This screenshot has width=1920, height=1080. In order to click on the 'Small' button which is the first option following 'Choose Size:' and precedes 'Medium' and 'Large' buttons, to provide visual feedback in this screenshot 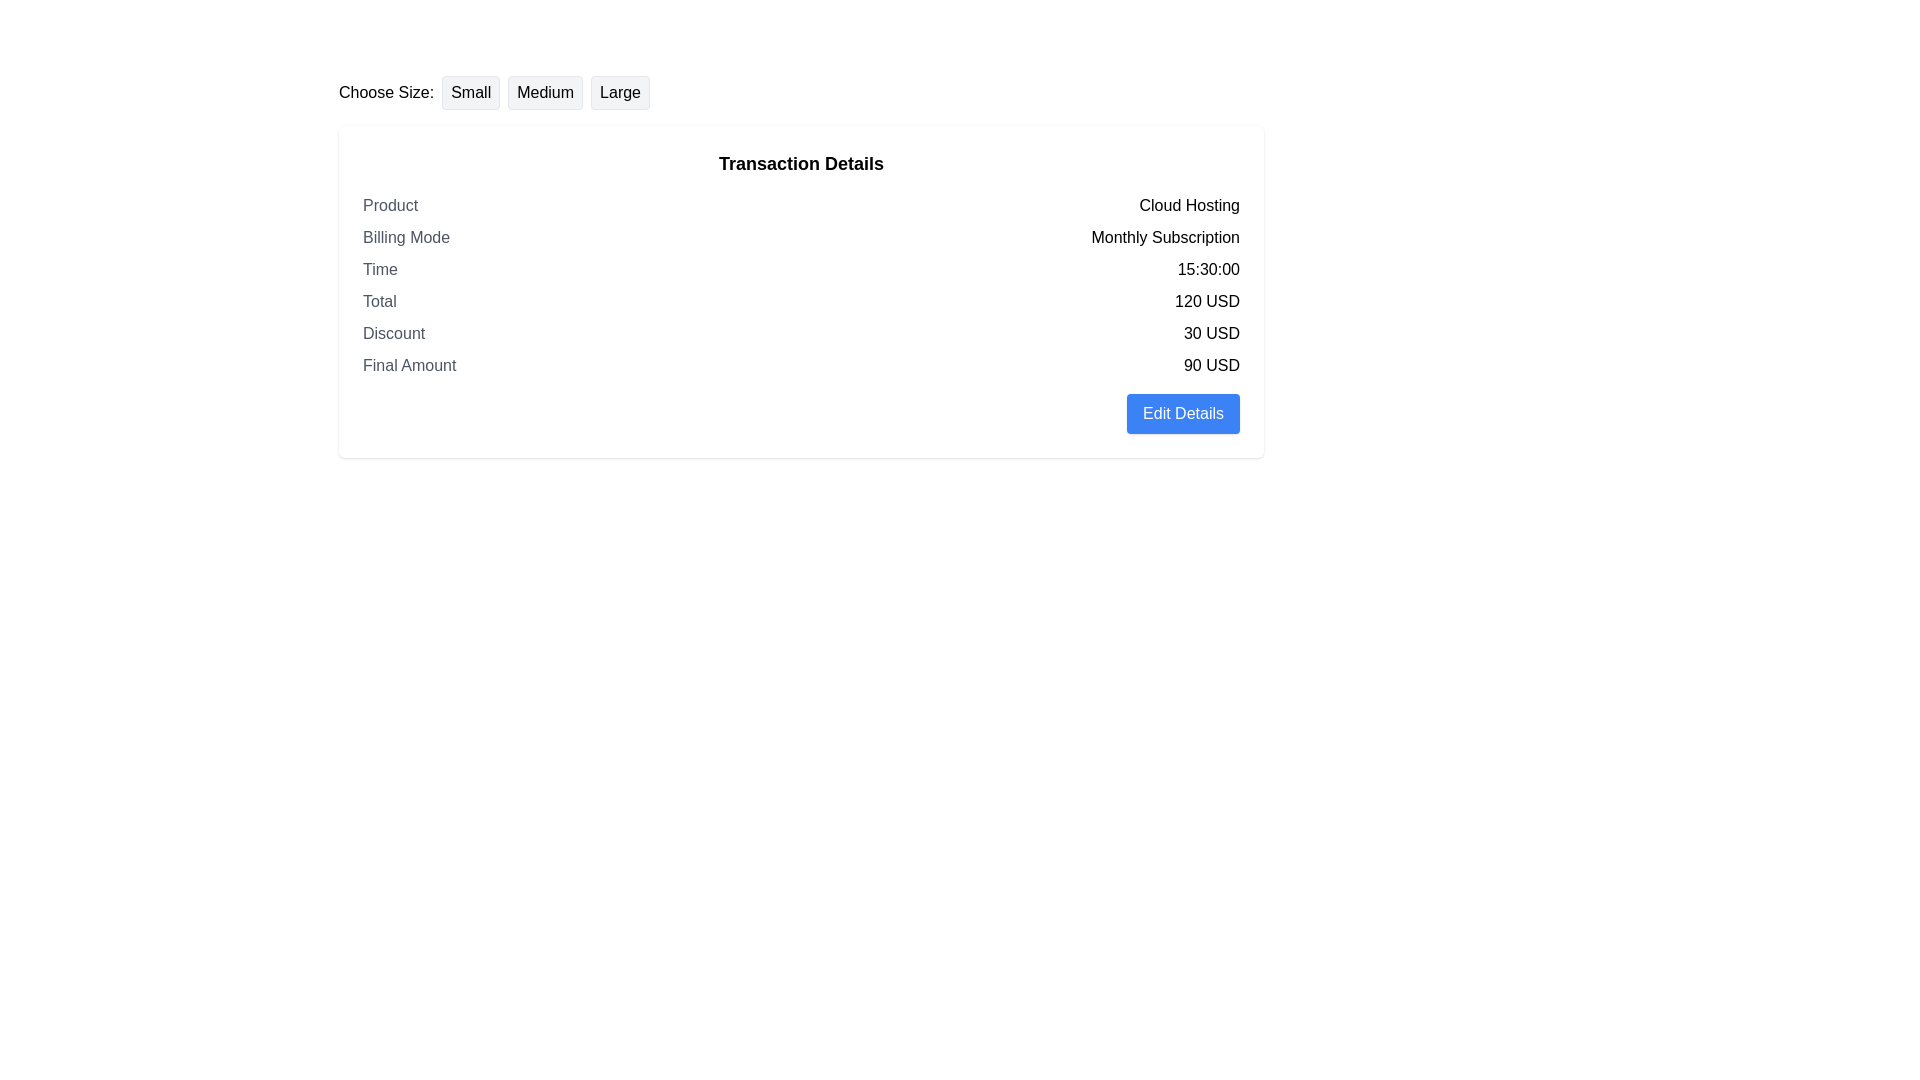, I will do `click(470, 92)`.